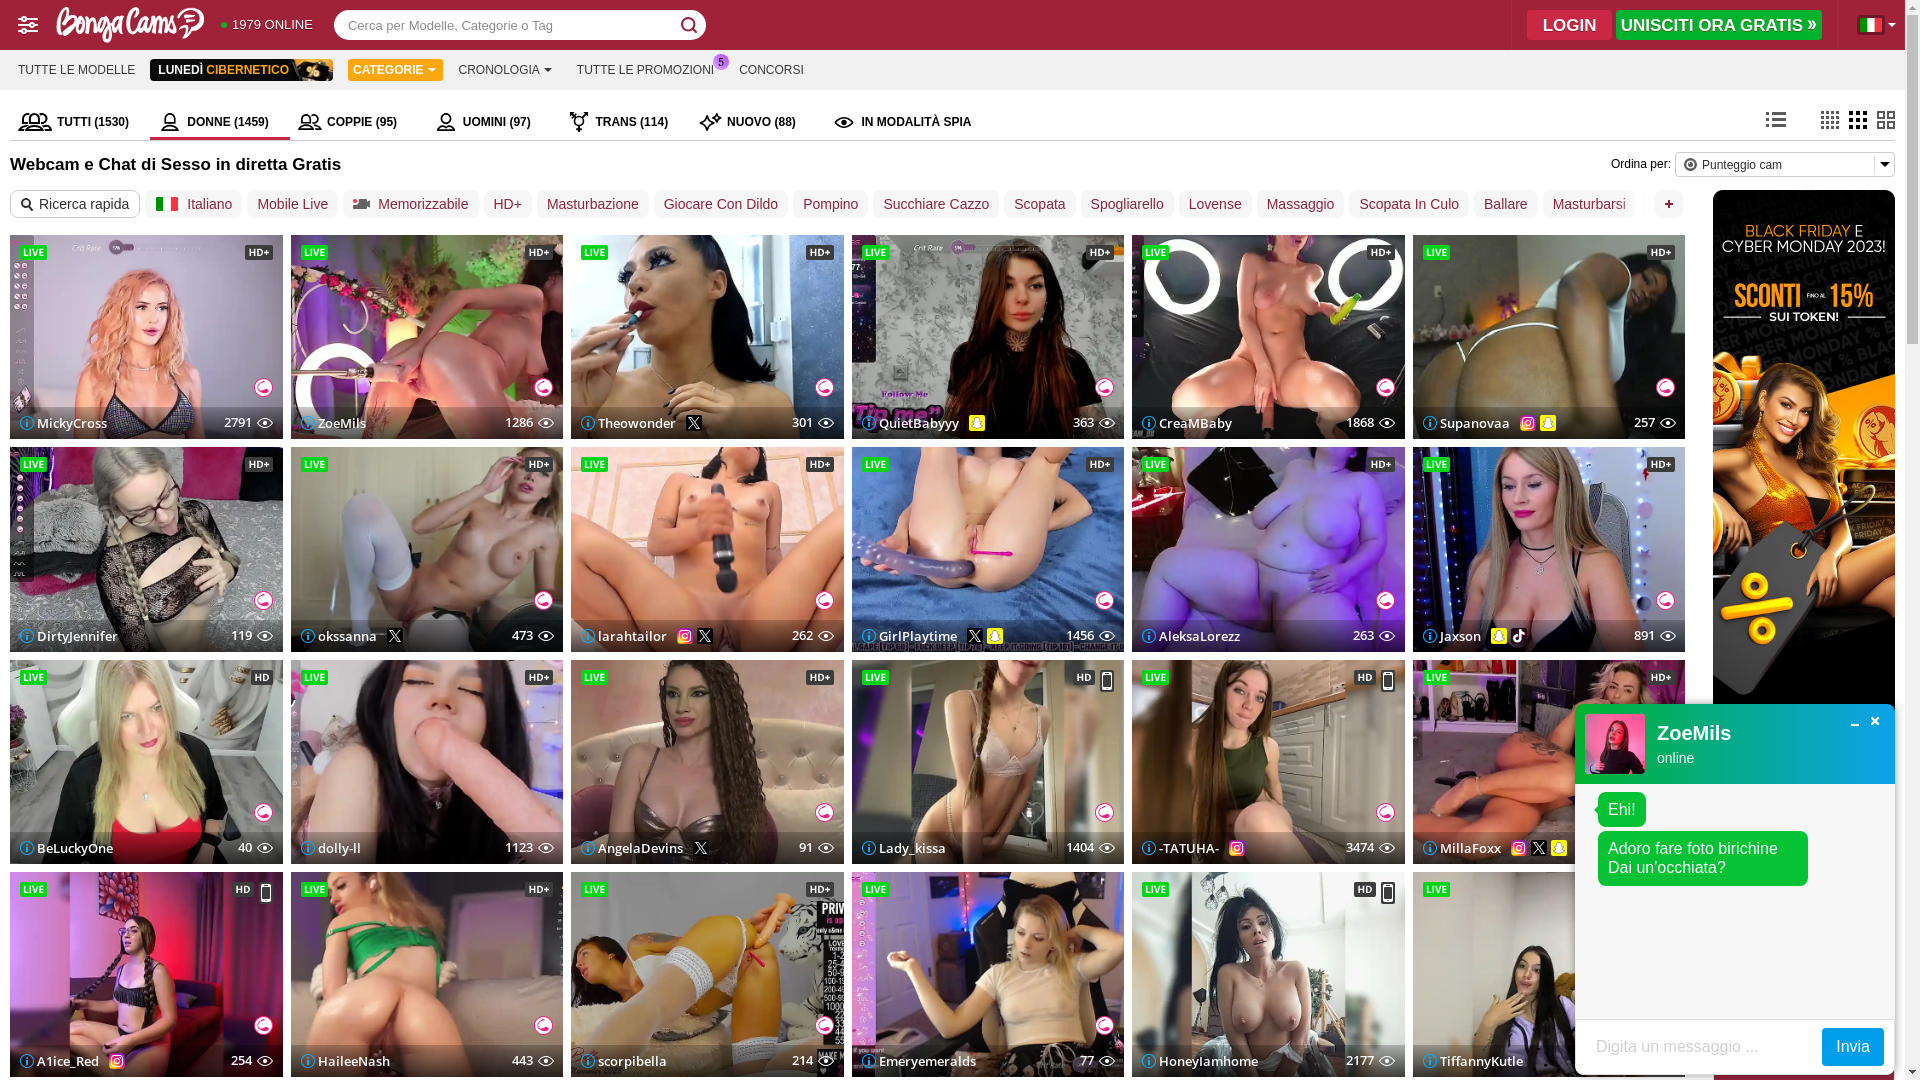 This screenshot has width=1920, height=1080. What do you see at coordinates (1408, 204) in the screenshot?
I see `'Scopata In Culo'` at bounding box center [1408, 204].